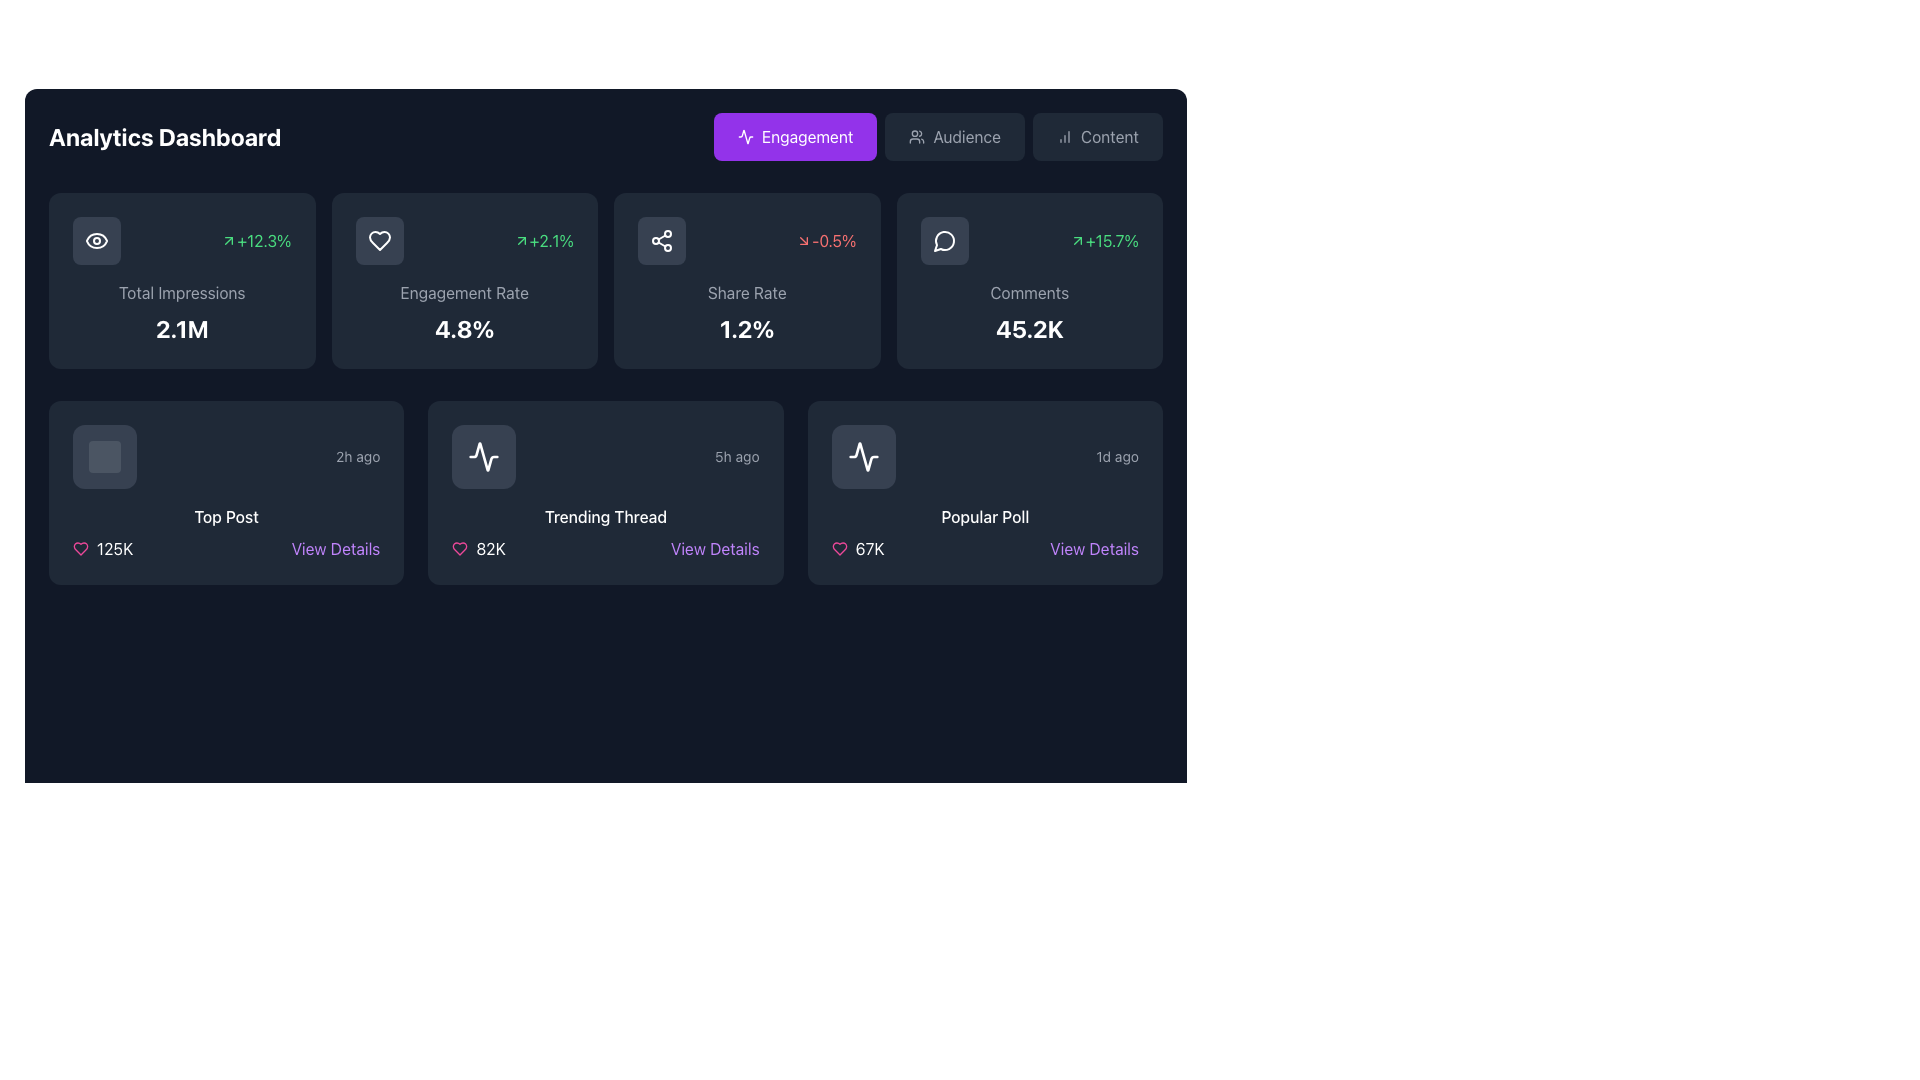  What do you see at coordinates (484, 456) in the screenshot?
I see `the pulse waveform icon with a white outline located in the center of the icon area of the second card in the second row of the dashboard interface to gain contextual understanding` at bounding box center [484, 456].